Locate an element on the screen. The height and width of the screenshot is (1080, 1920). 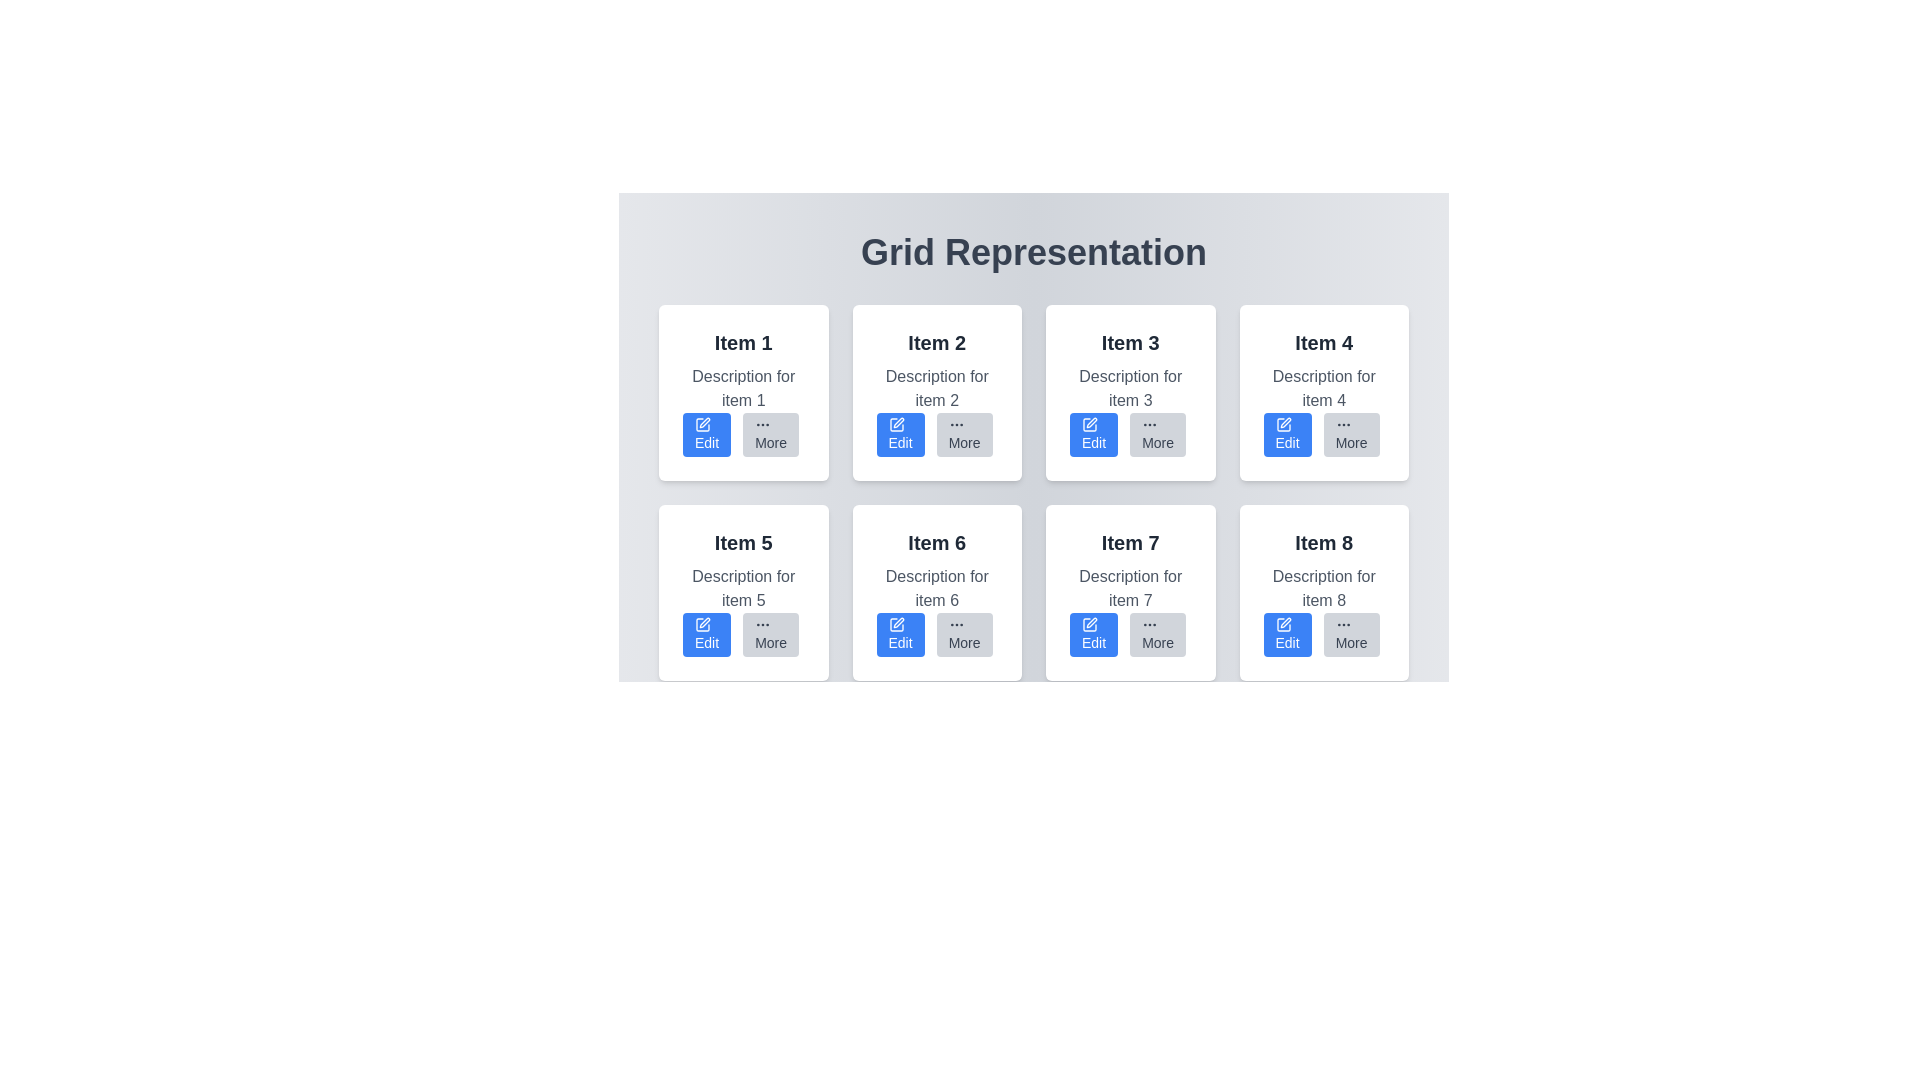
the button group located in the bottom section of the first card labeled 'Item 1' is located at coordinates (742, 434).